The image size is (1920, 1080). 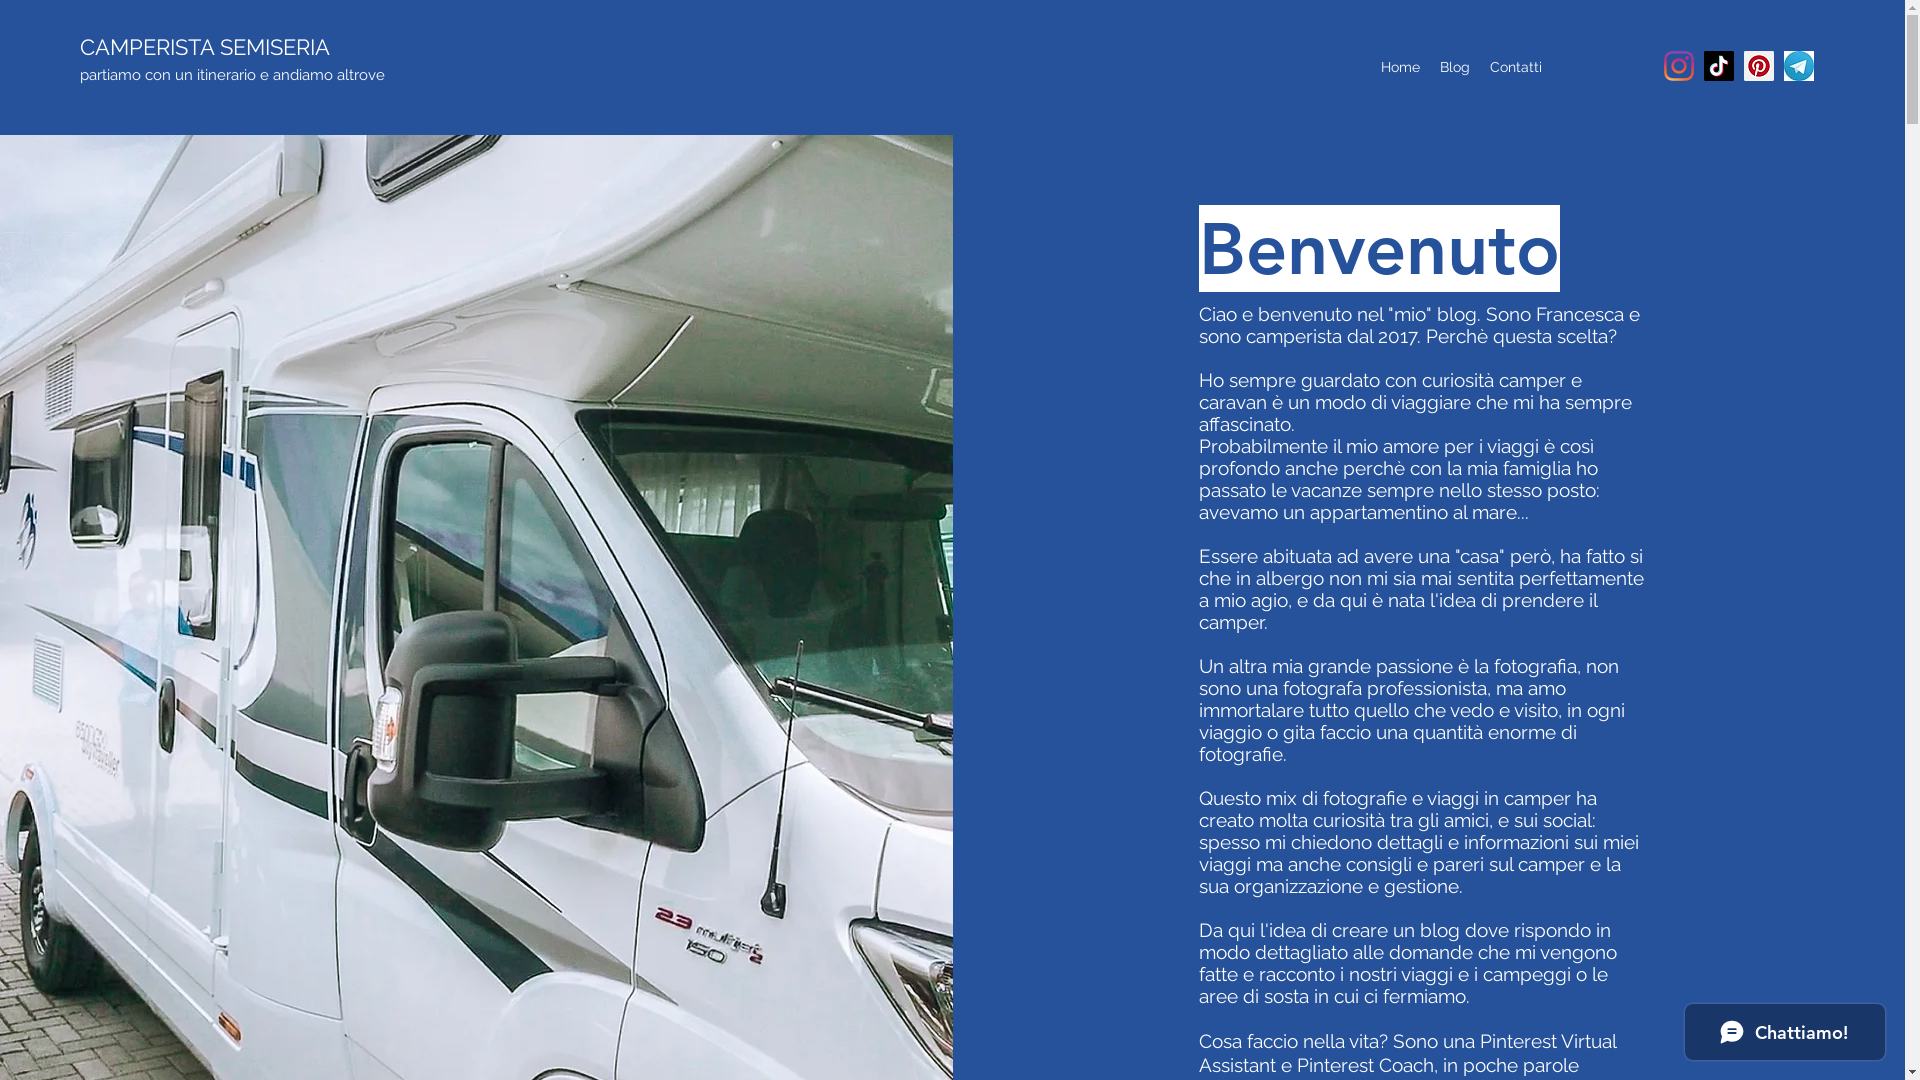 I want to click on 'Blog', so click(x=1429, y=65).